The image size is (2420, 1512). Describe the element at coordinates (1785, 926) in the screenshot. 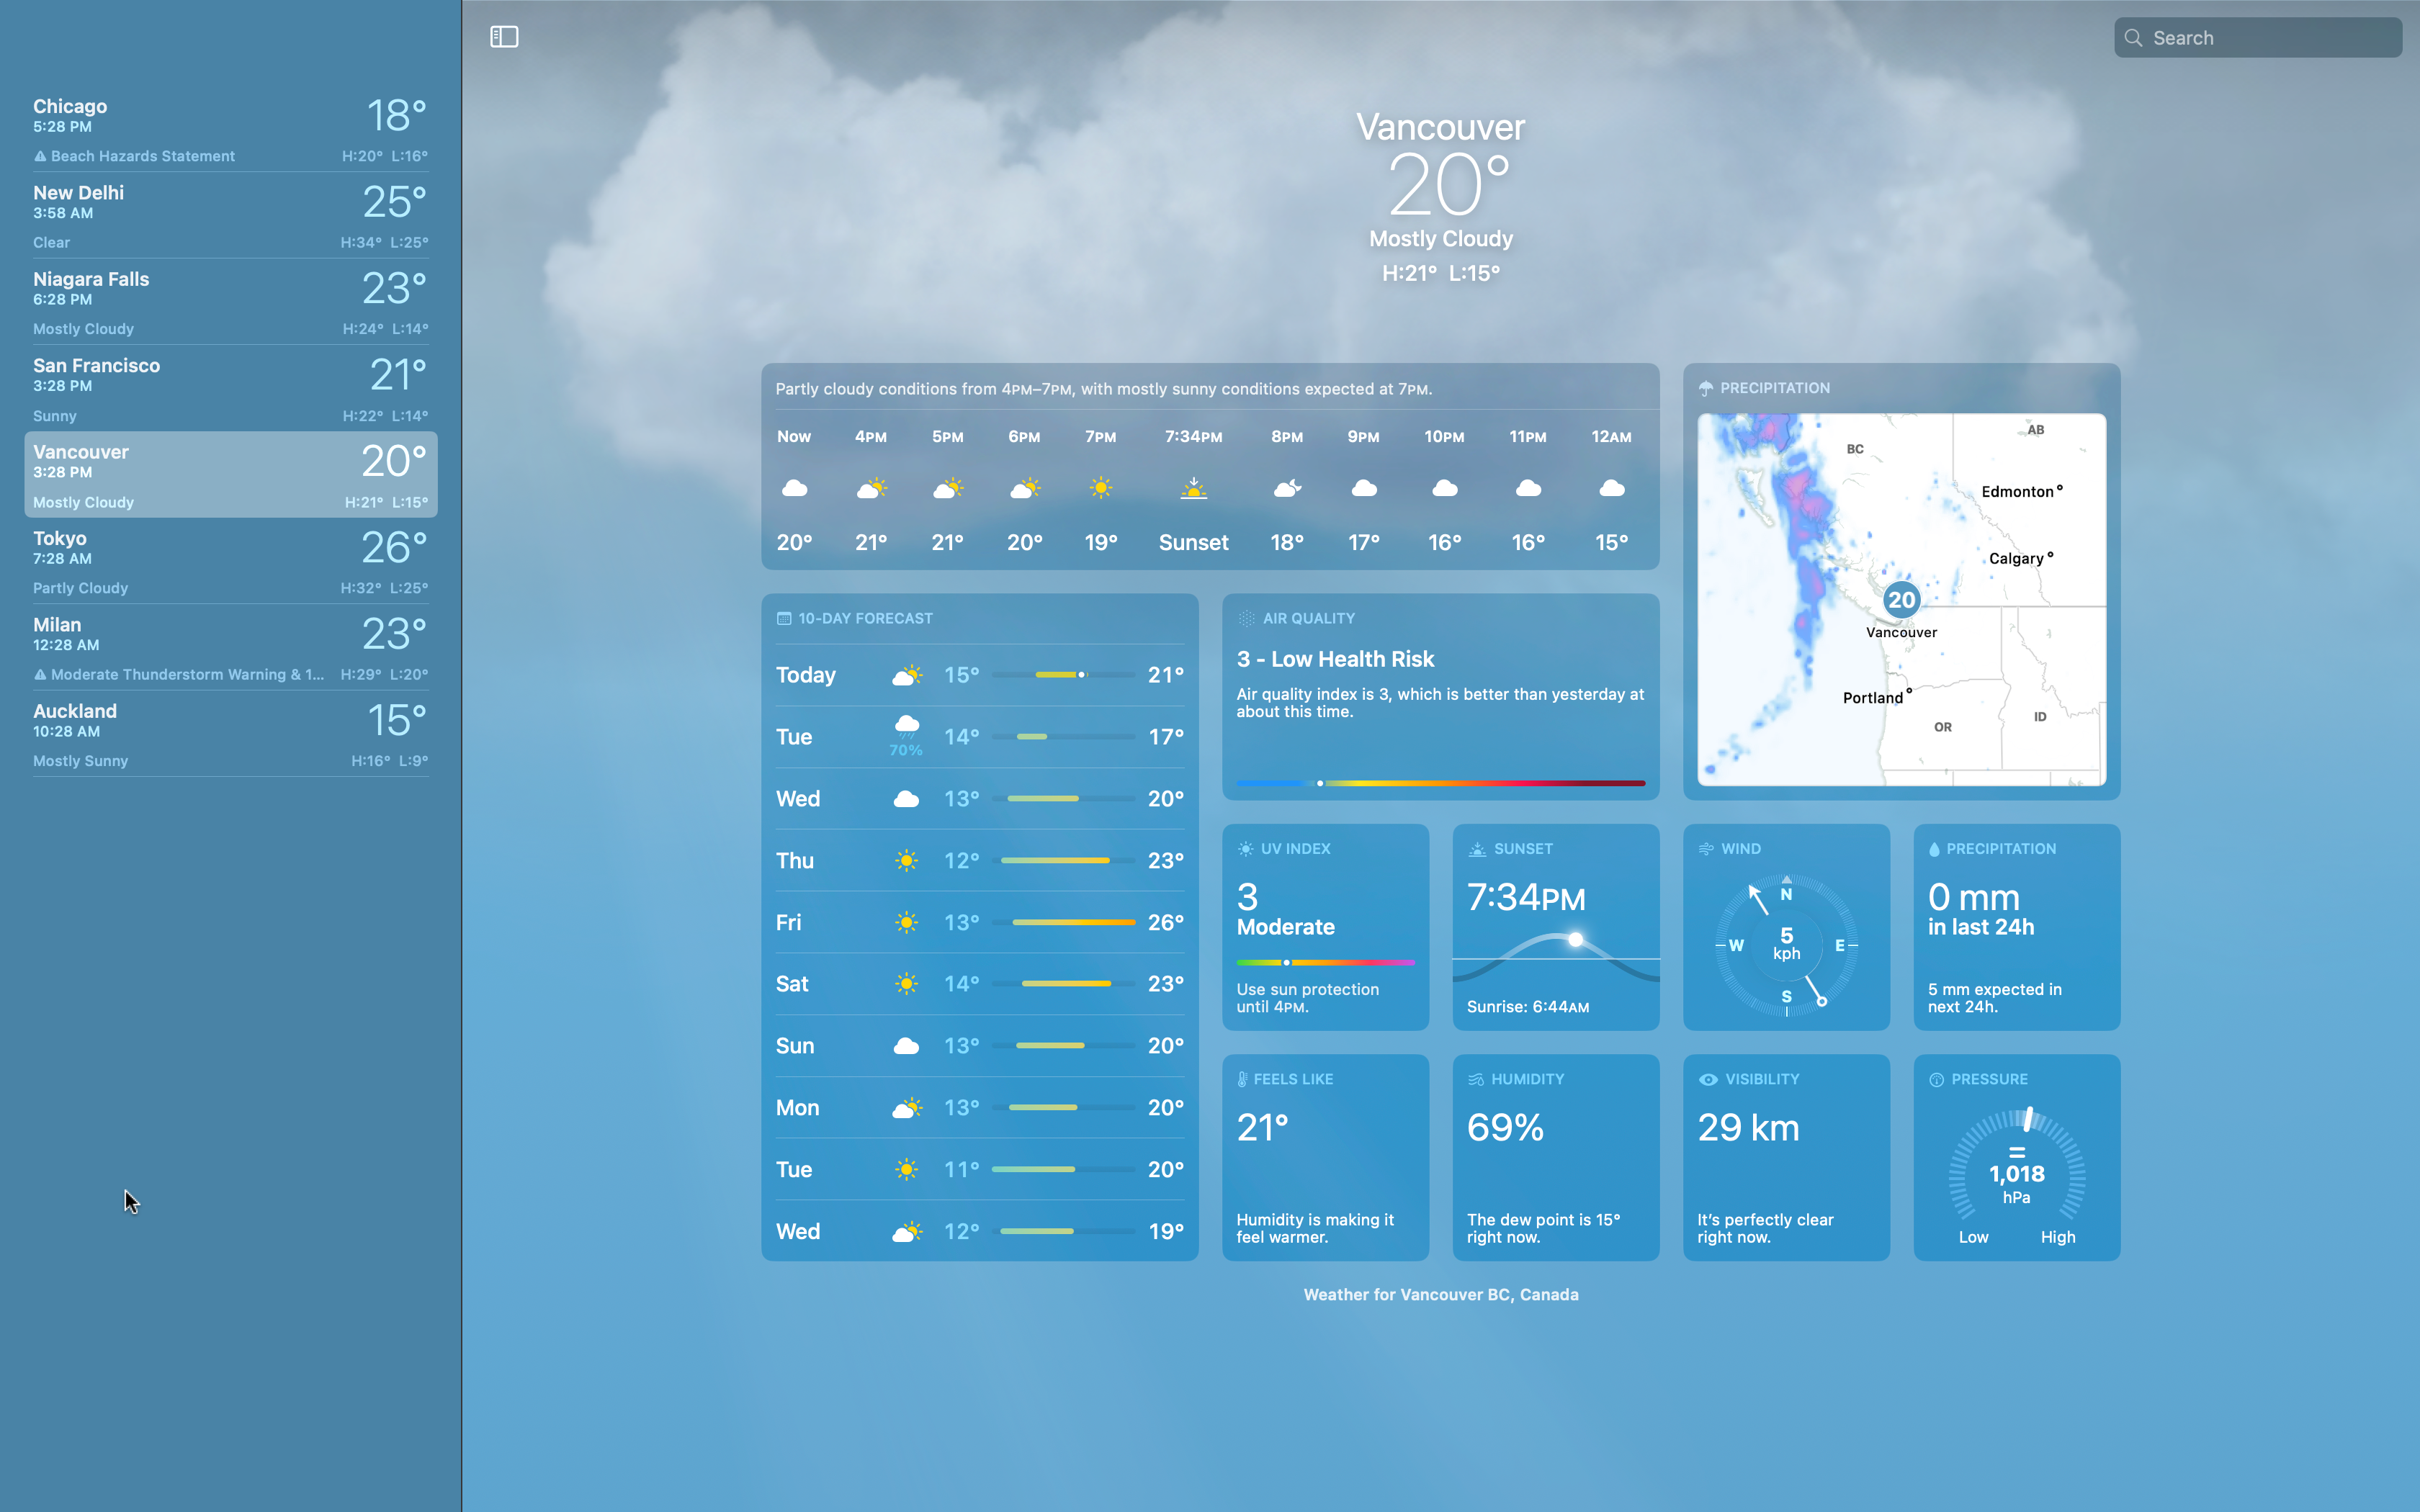

I see `wind information in Vancouver` at that location.